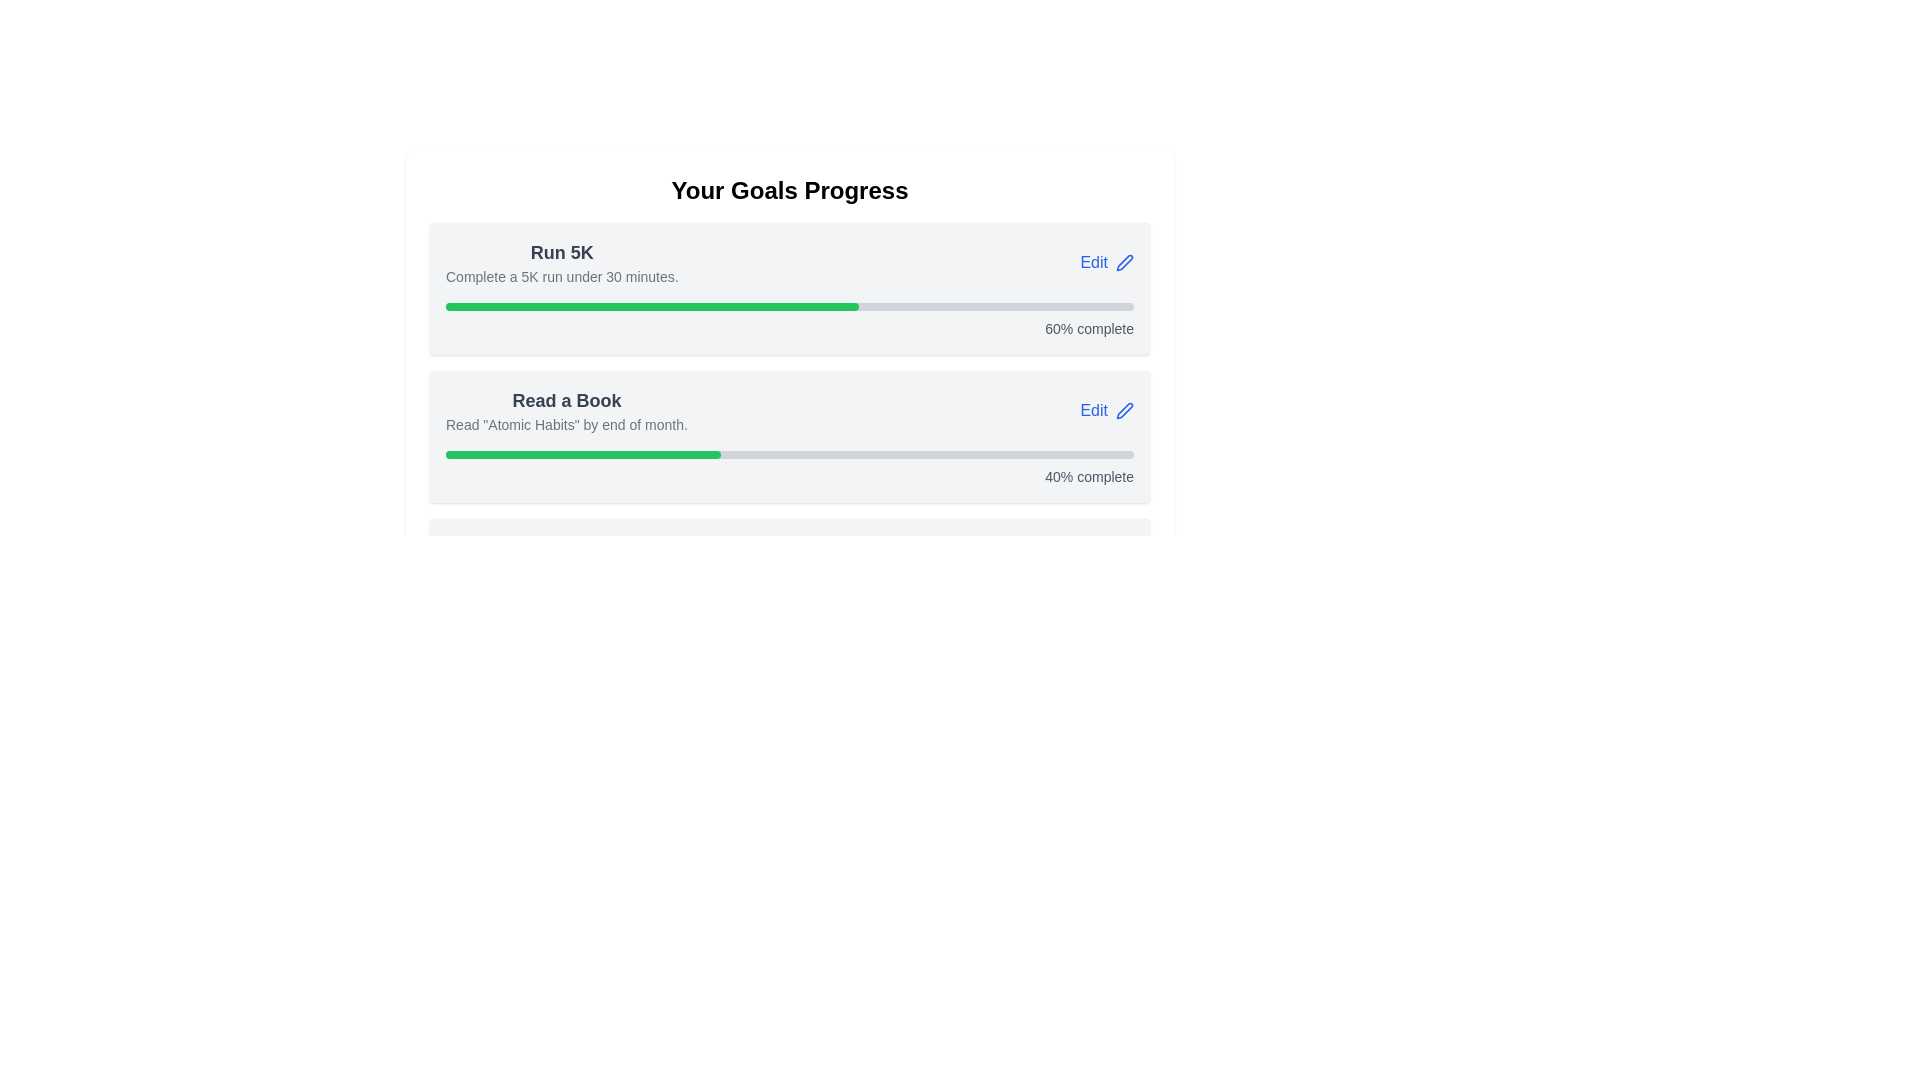 This screenshot has width=1920, height=1080. What do you see at coordinates (561, 277) in the screenshot?
I see `the non-interactive text element that reads 'Complete a 5K run under 30 minutes.', positioned below the title 'Run 5K' and above the progress bar` at bounding box center [561, 277].